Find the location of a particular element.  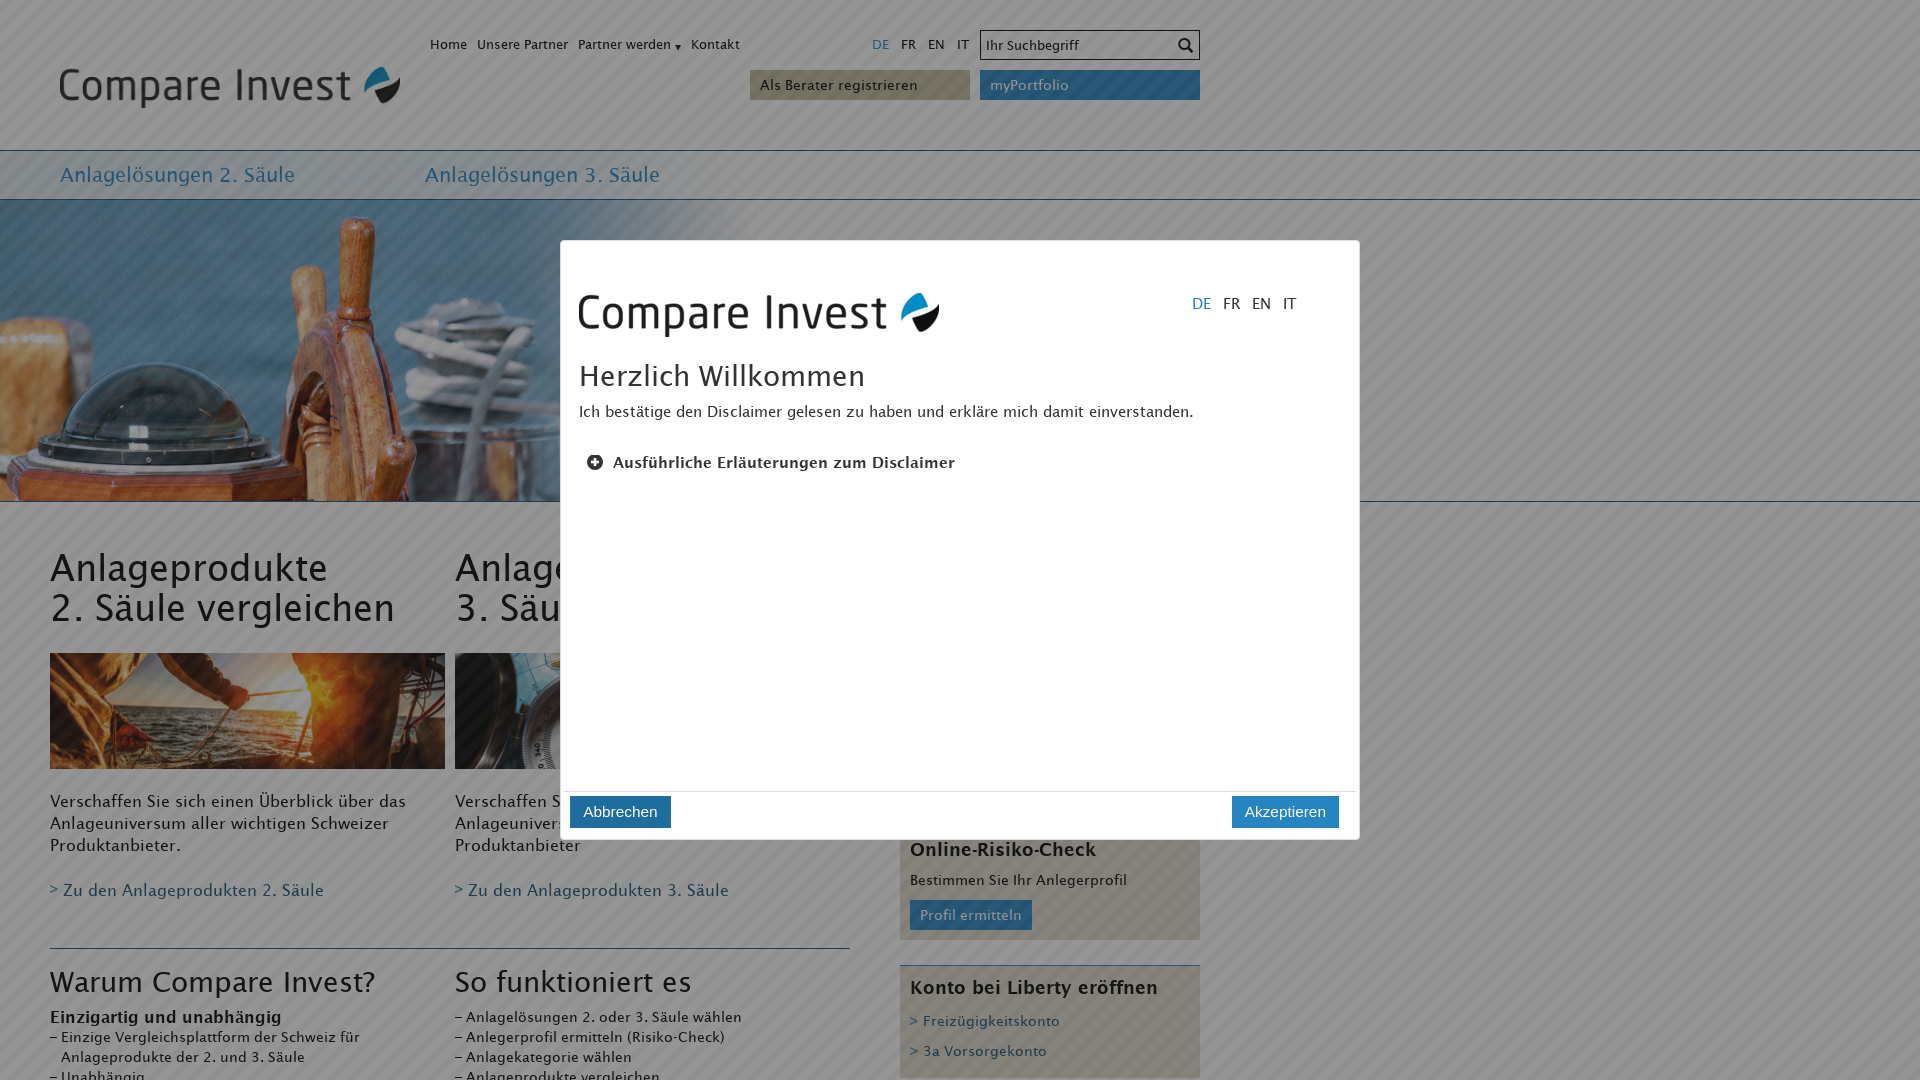

'DE' is located at coordinates (1195, 303).